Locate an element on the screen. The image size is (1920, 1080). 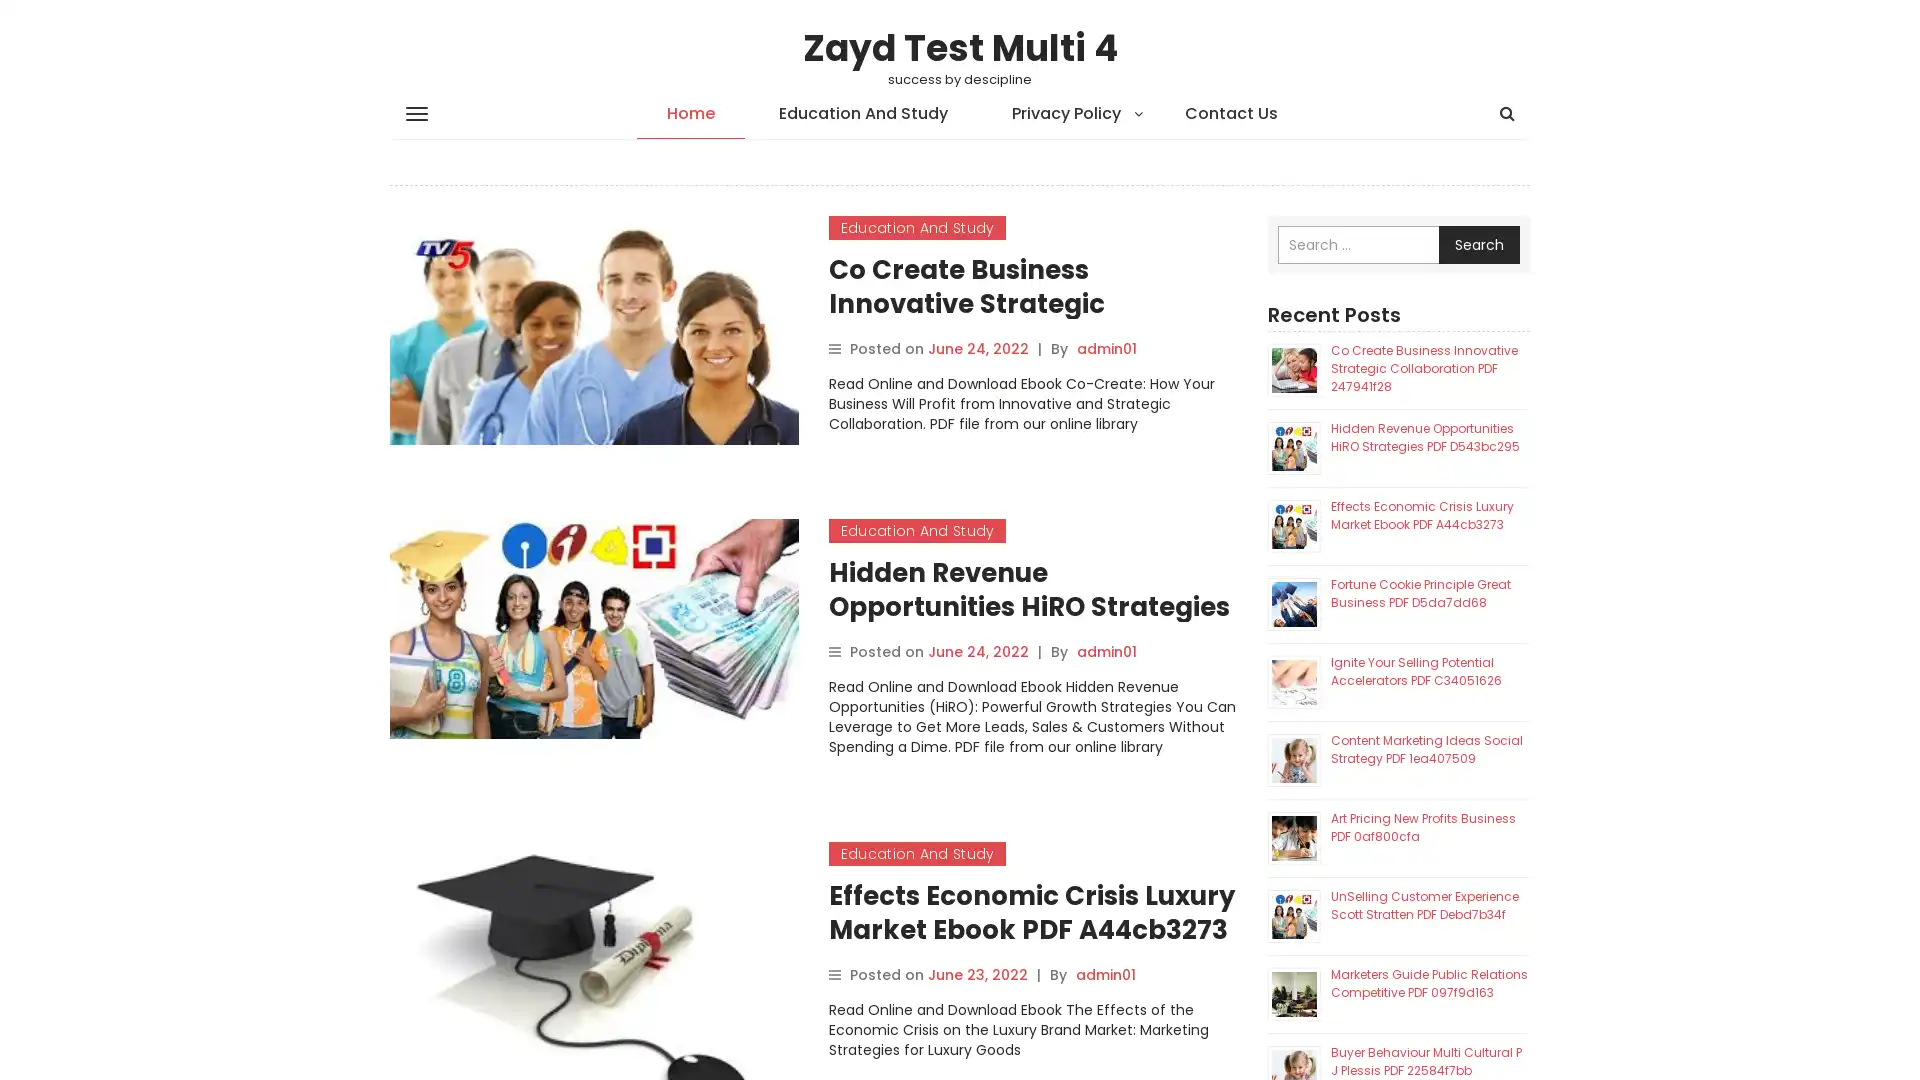
Search is located at coordinates (1479, 244).